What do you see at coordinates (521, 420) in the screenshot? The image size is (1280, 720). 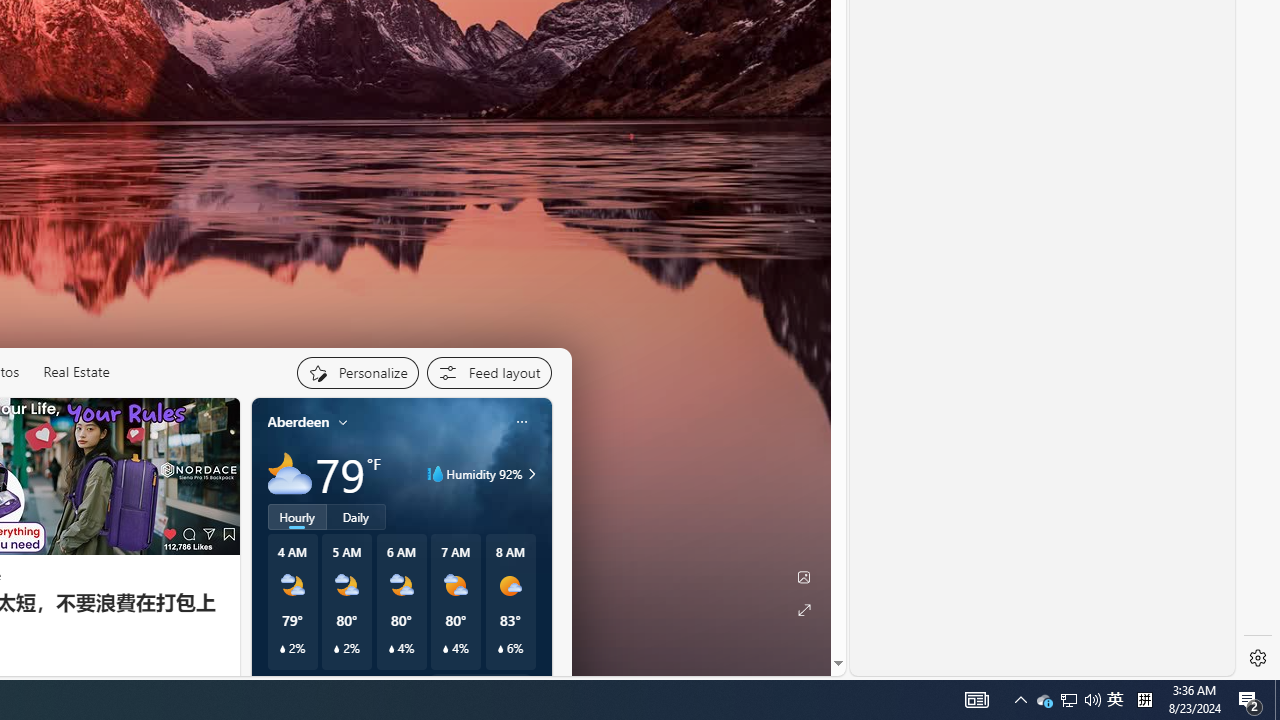 I see `'Class: icon-img'` at bounding box center [521, 420].